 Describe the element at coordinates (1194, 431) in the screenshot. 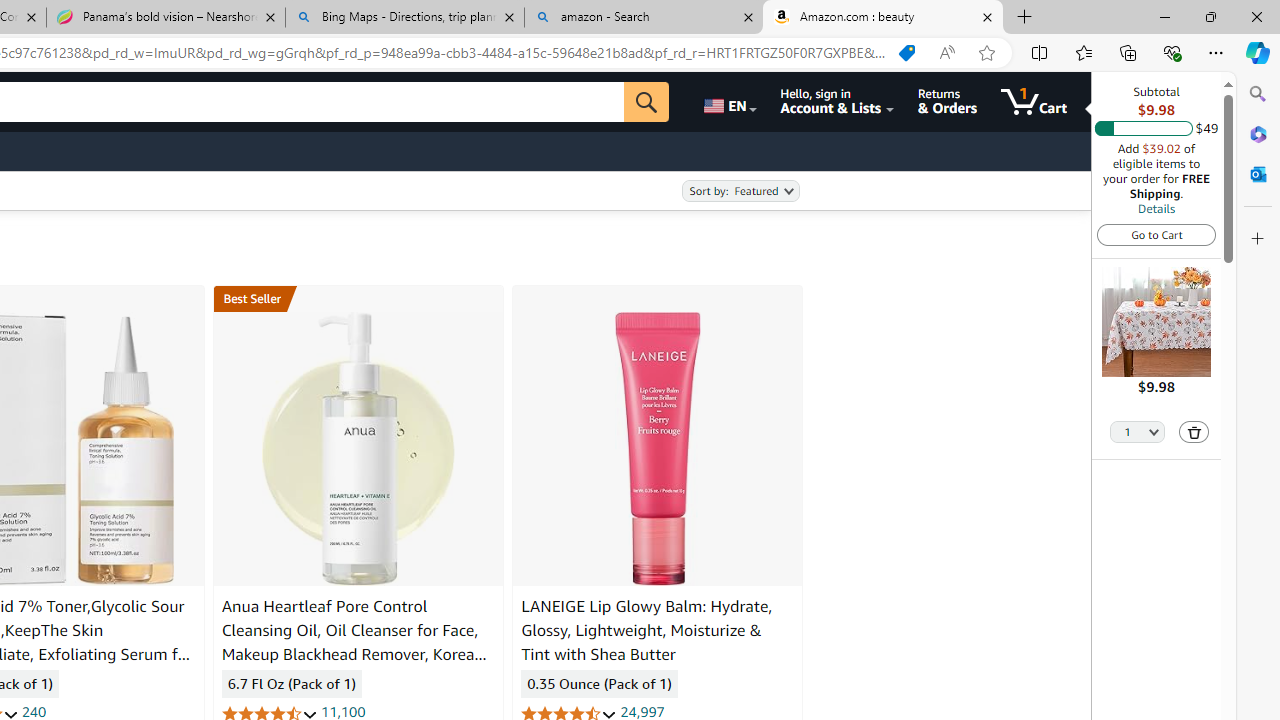

I see `'Delete'` at that location.